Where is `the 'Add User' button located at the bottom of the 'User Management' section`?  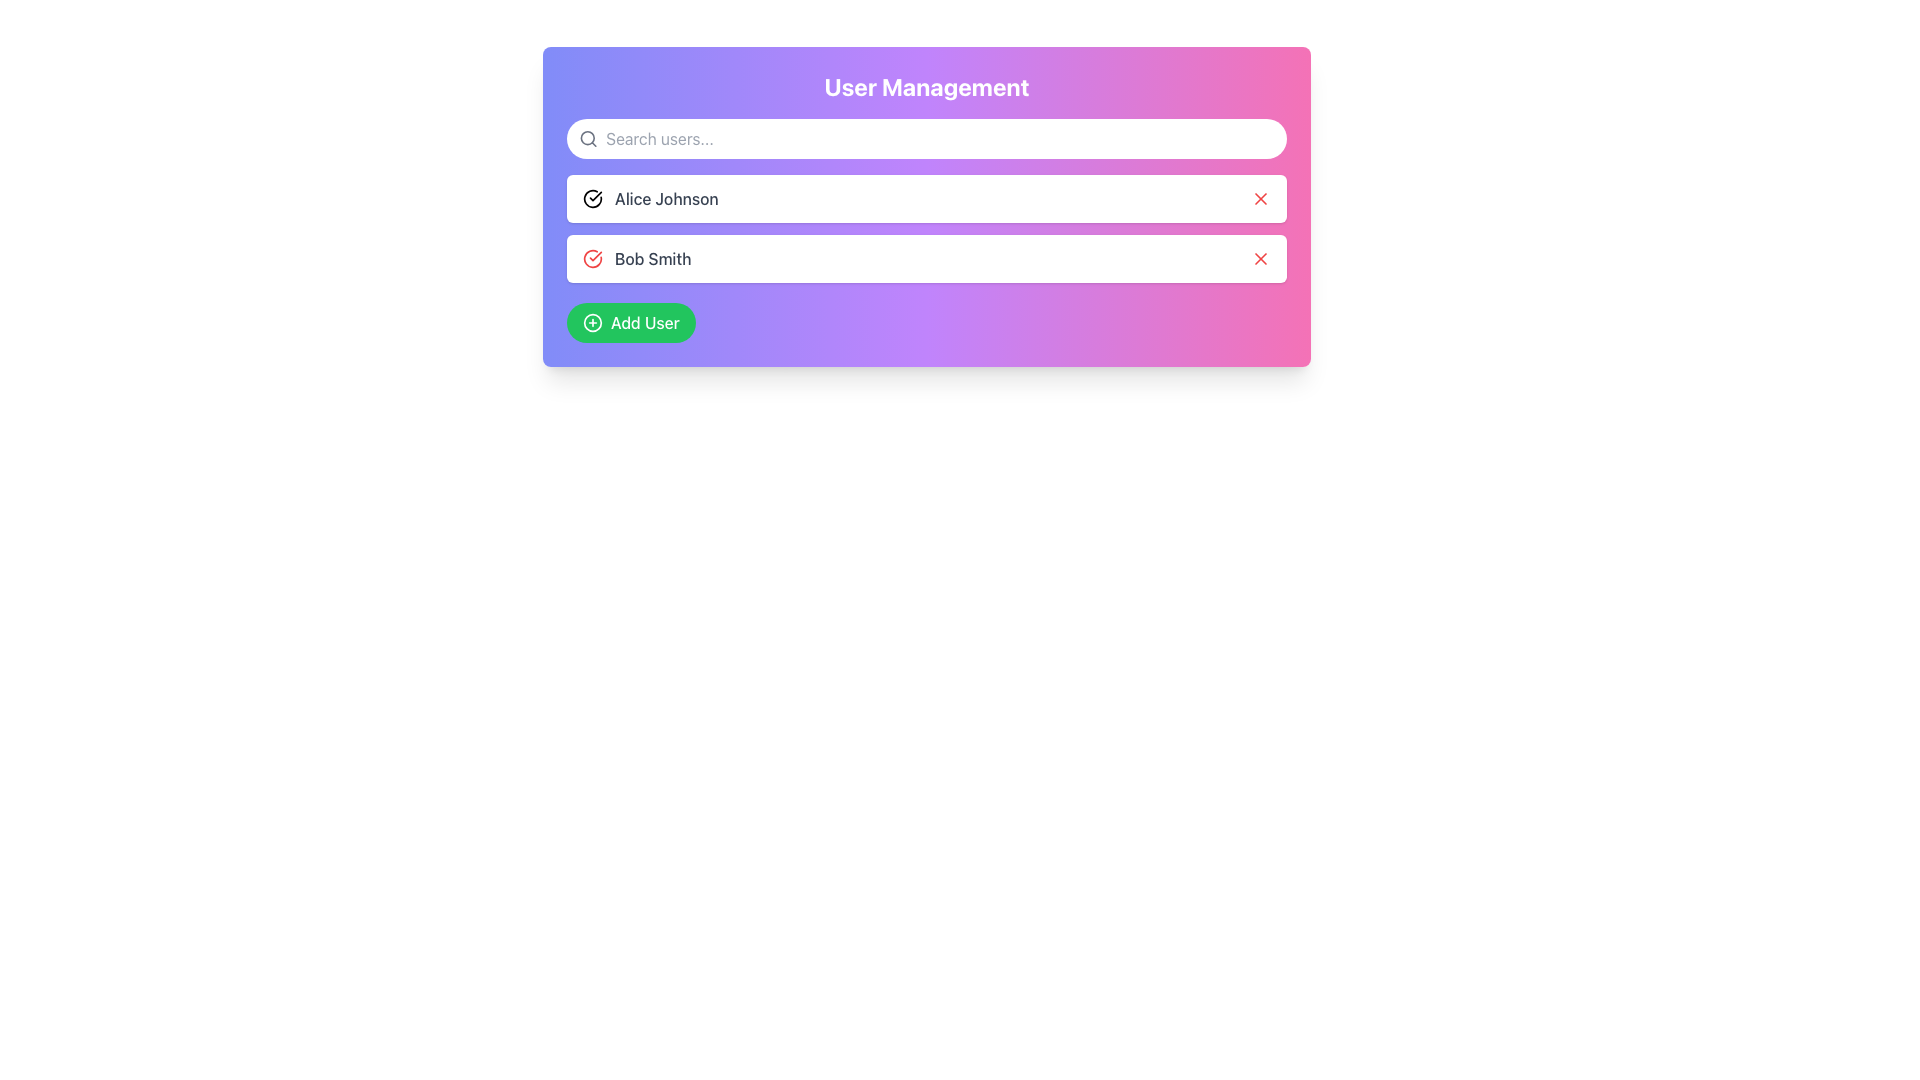
the 'Add User' button located at the bottom of the 'User Management' section is located at coordinates (630, 322).